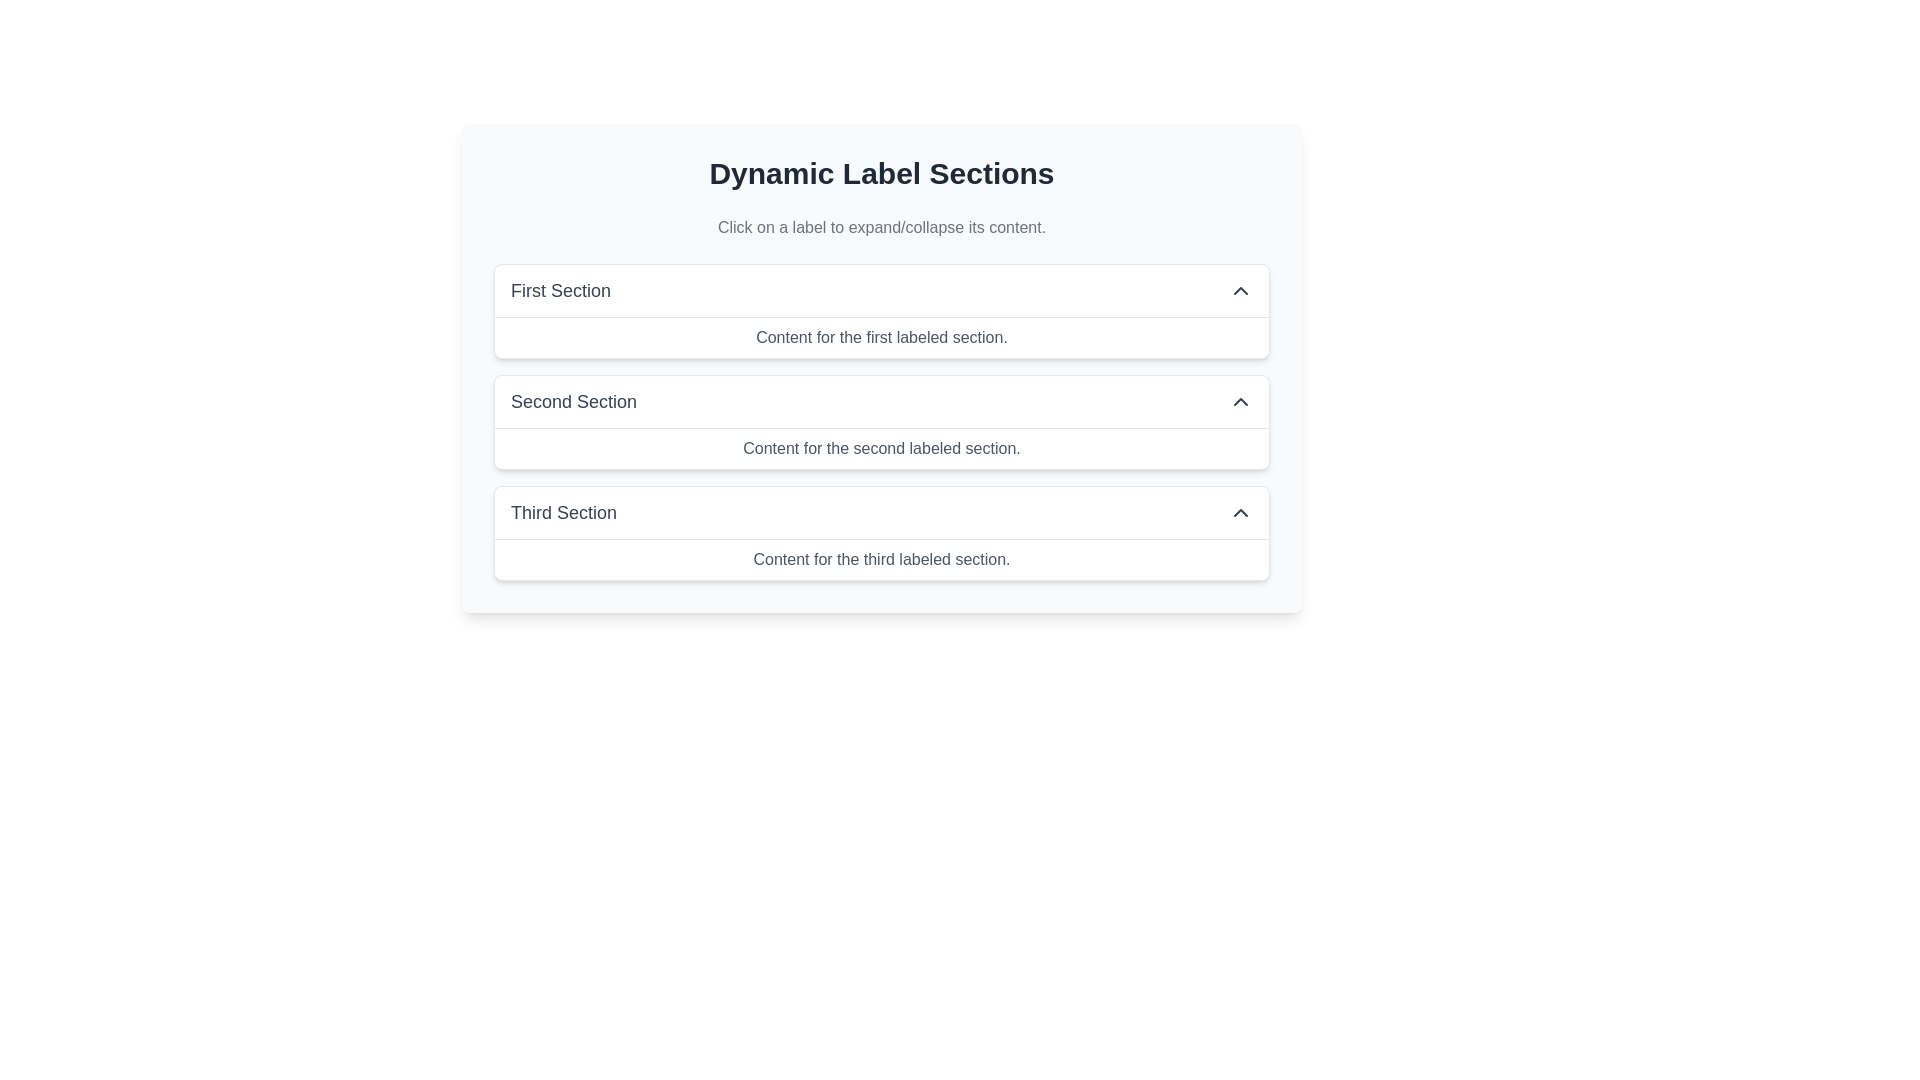 The width and height of the screenshot is (1920, 1080). Describe the element at coordinates (1240, 512) in the screenshot. I see `the dark-colored chevron-up SVG icon located on the right side of the header for the 'Third Section'` at that location.